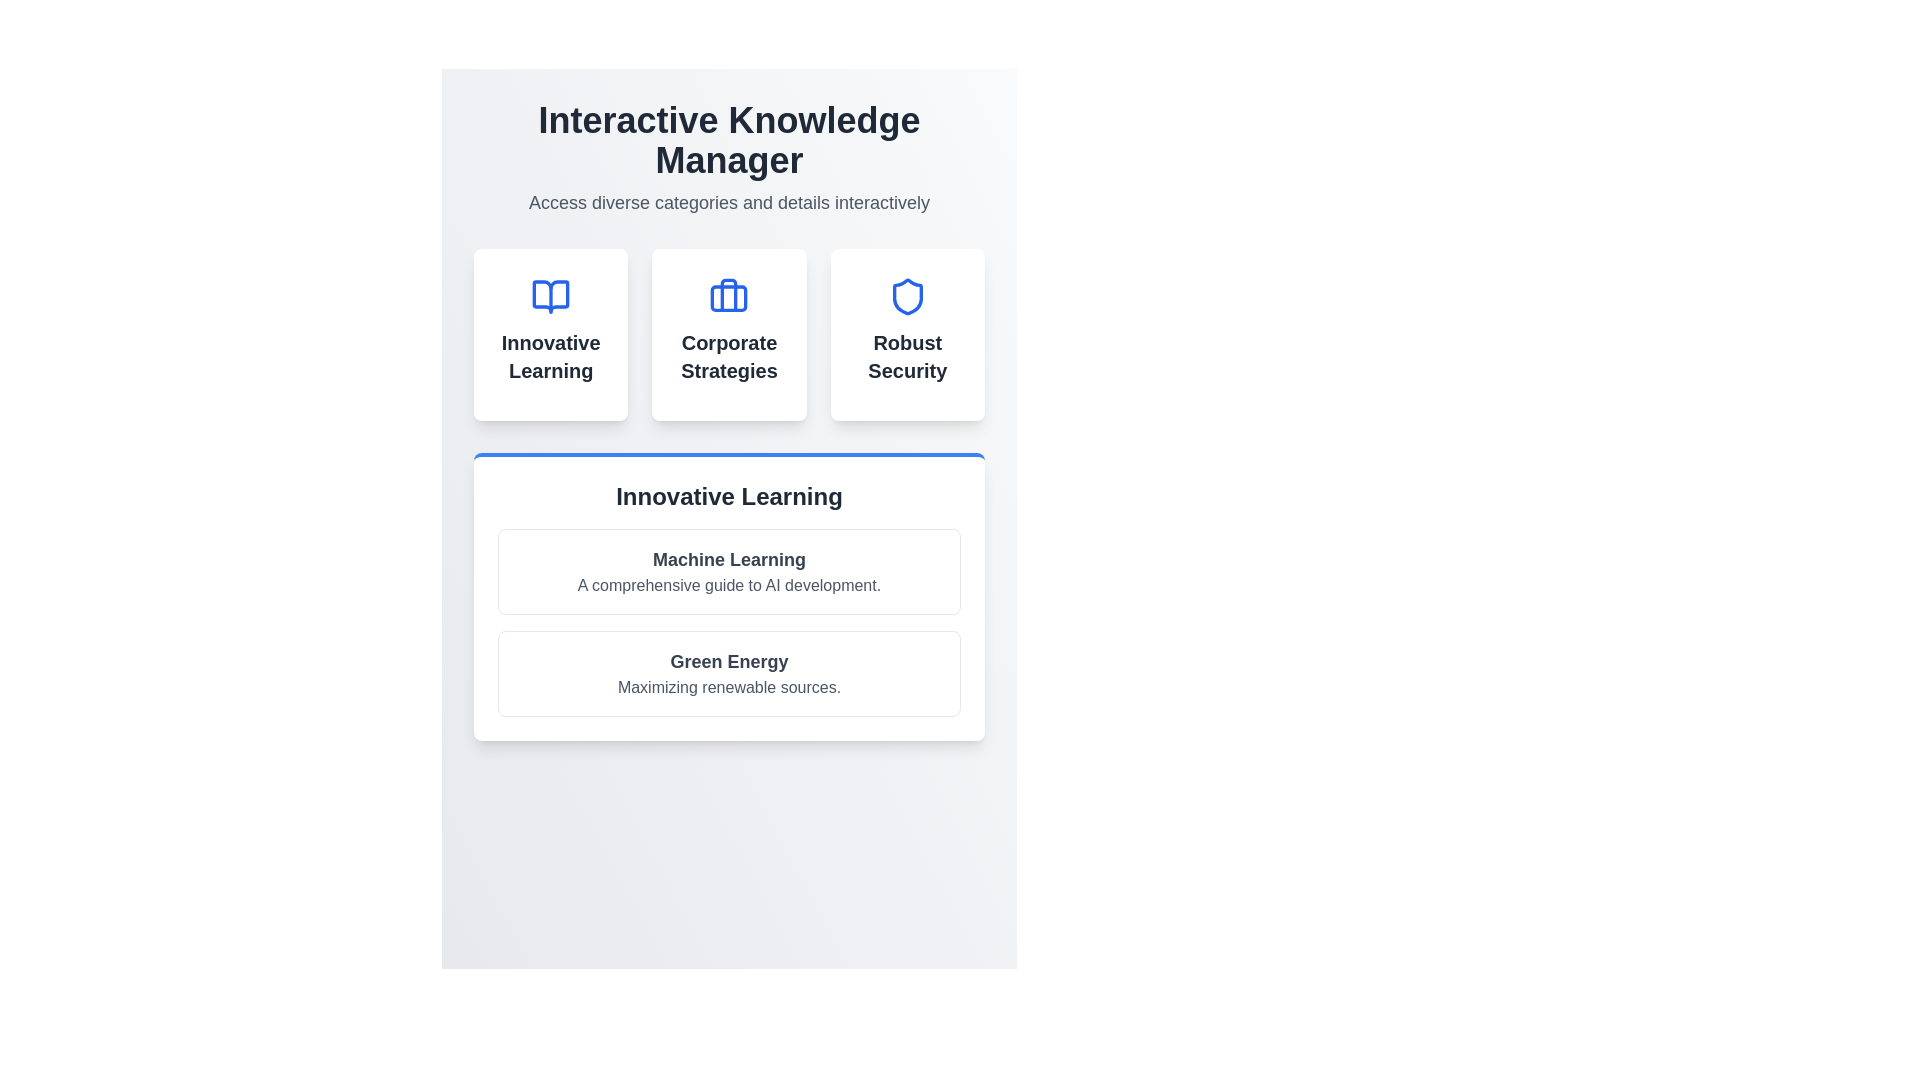  What do you see at coordinates (906, 356) in the screenshot?
I see `the text label displaying 'Robust Security'` at bounding box center [906, 356].